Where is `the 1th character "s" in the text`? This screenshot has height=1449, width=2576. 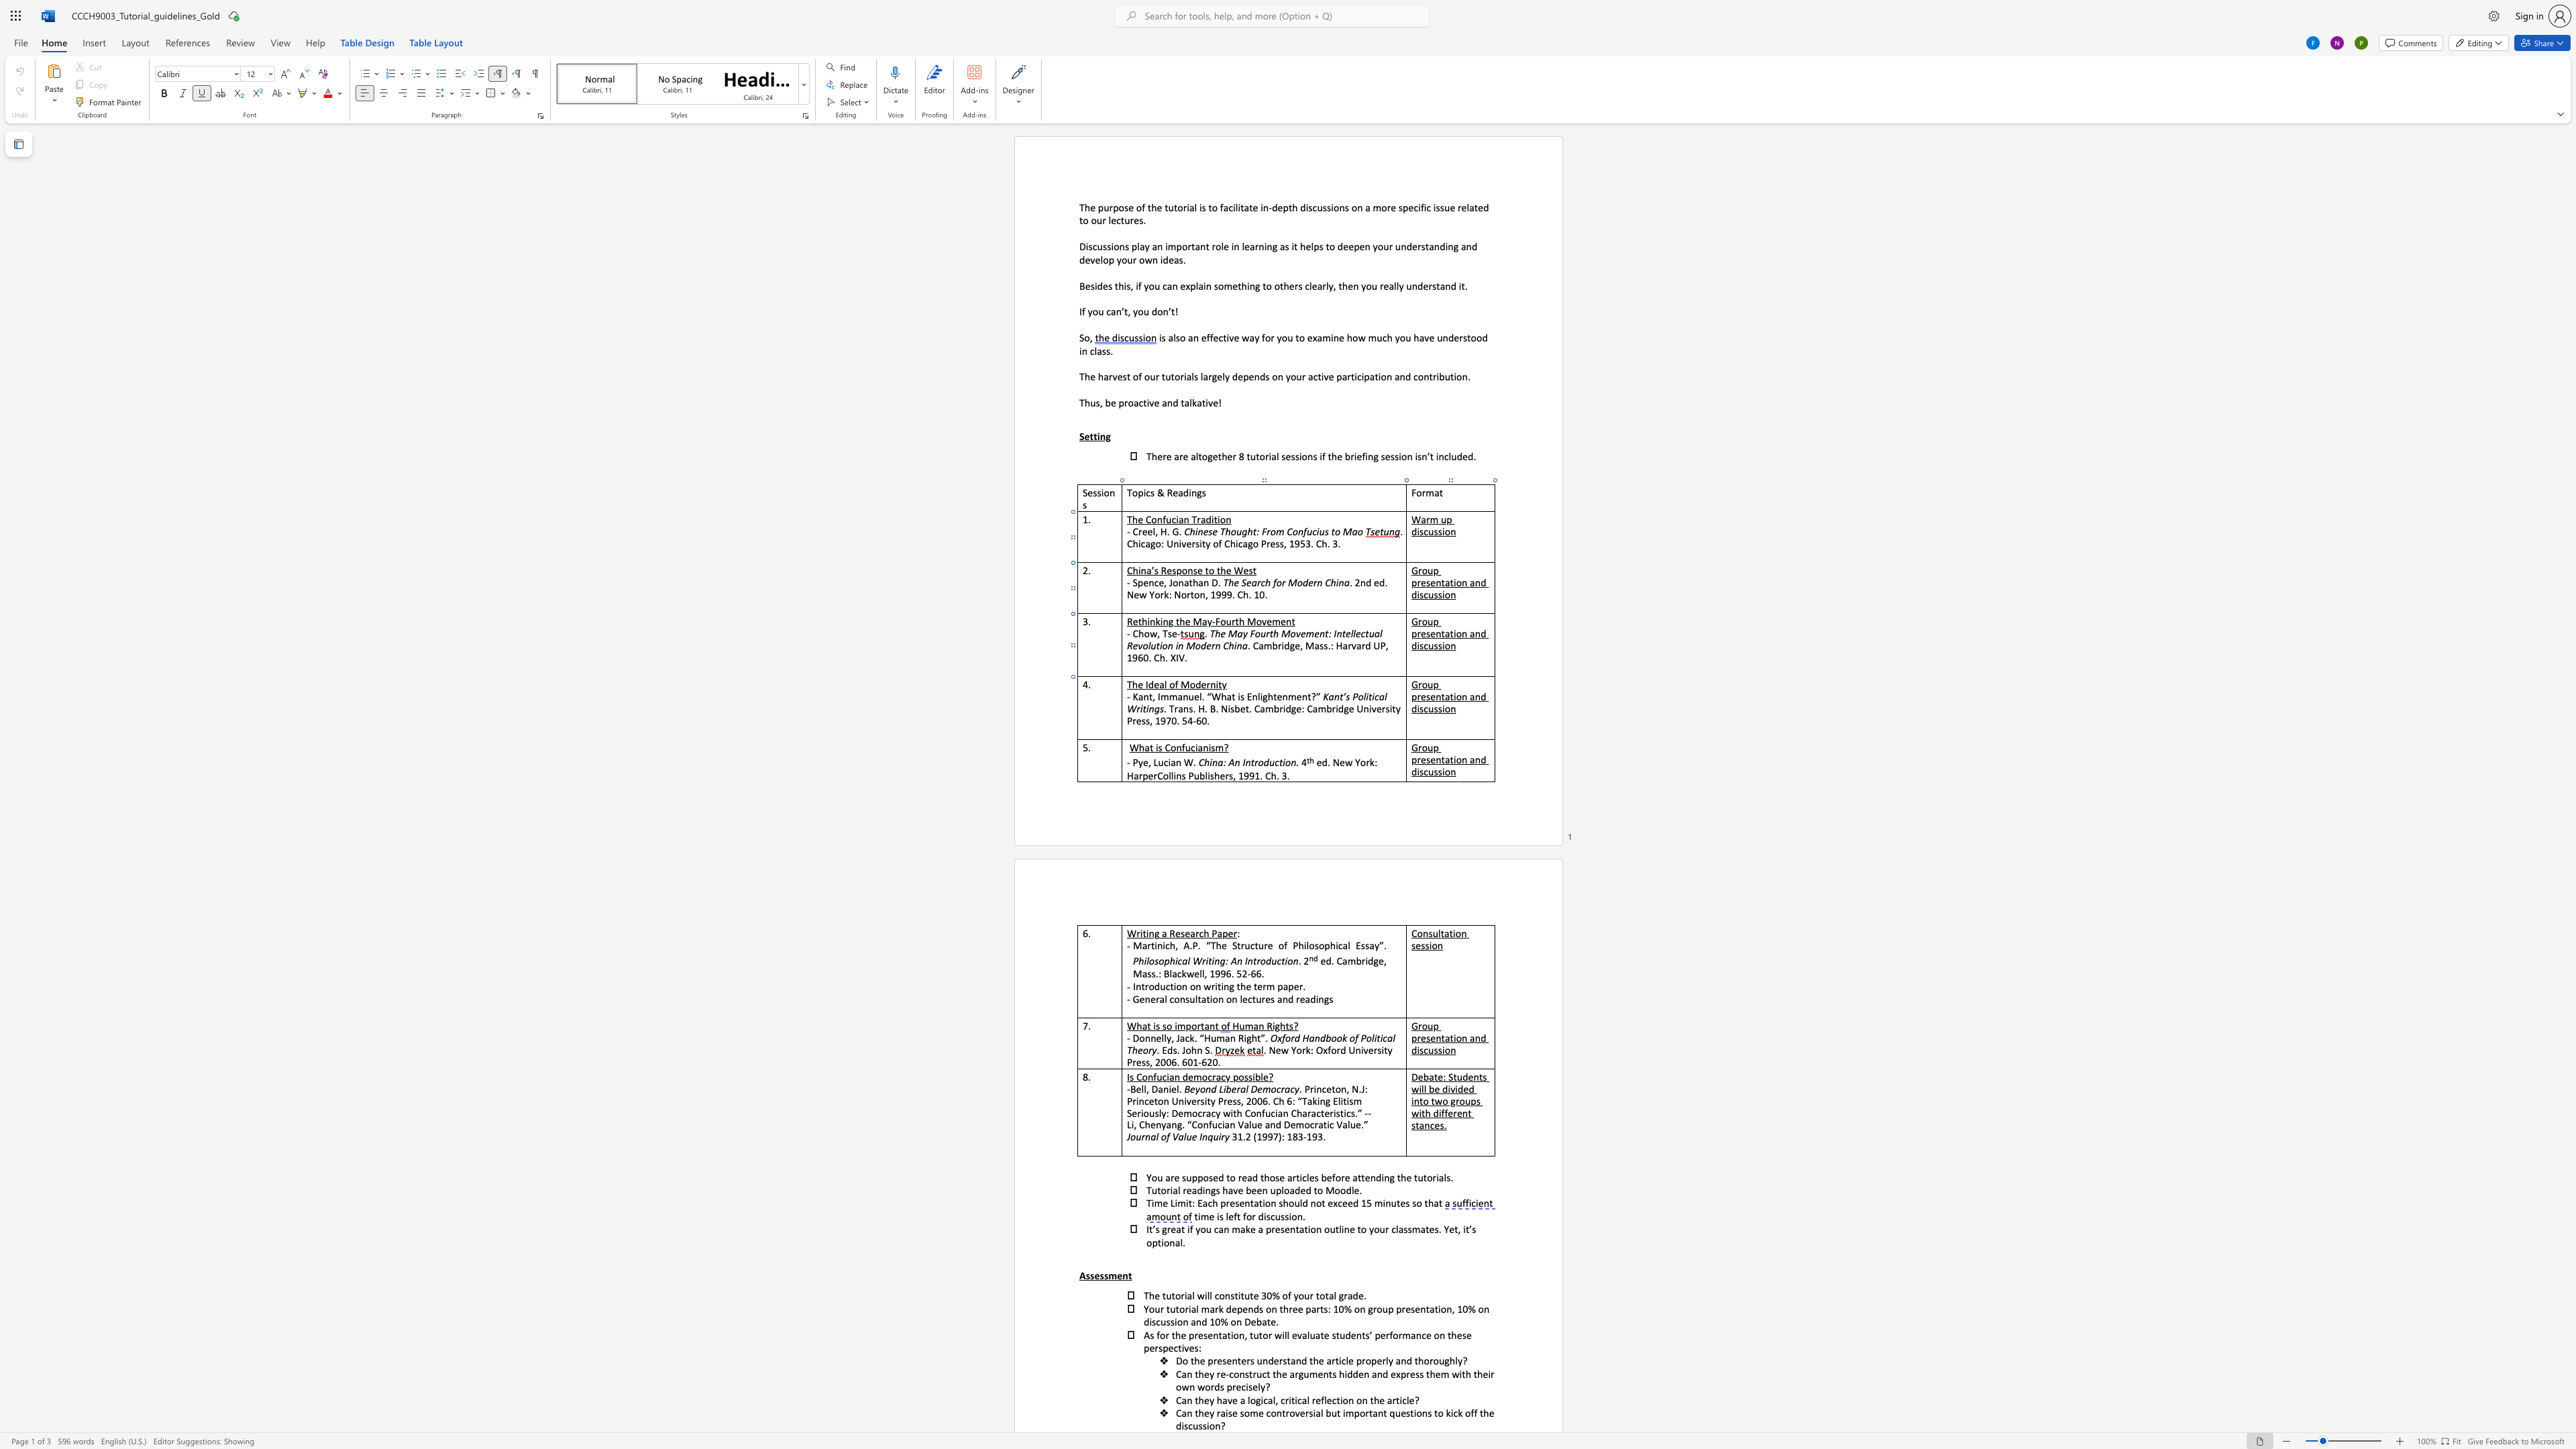
the 1th character "s" in the text is located at coordinates (1241, 696).